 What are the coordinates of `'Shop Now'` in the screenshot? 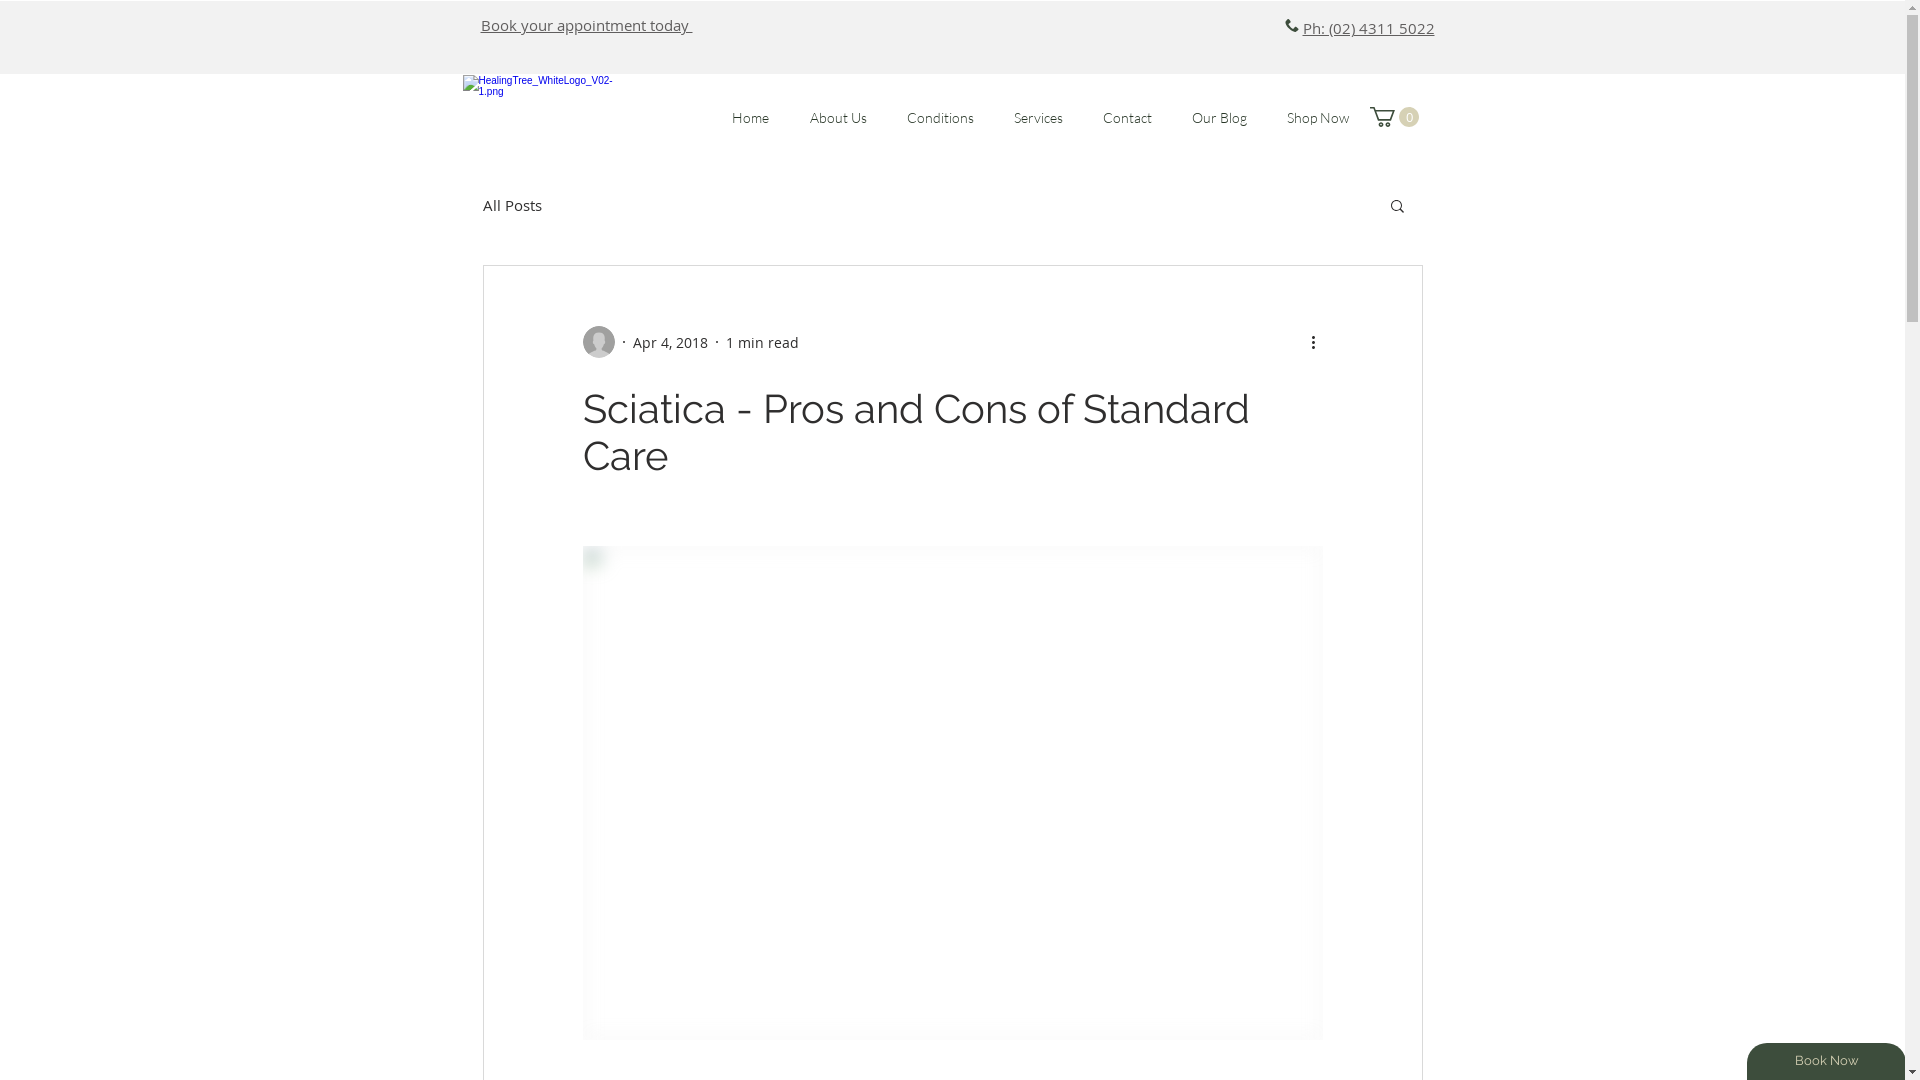 It's located at (1316, 117).